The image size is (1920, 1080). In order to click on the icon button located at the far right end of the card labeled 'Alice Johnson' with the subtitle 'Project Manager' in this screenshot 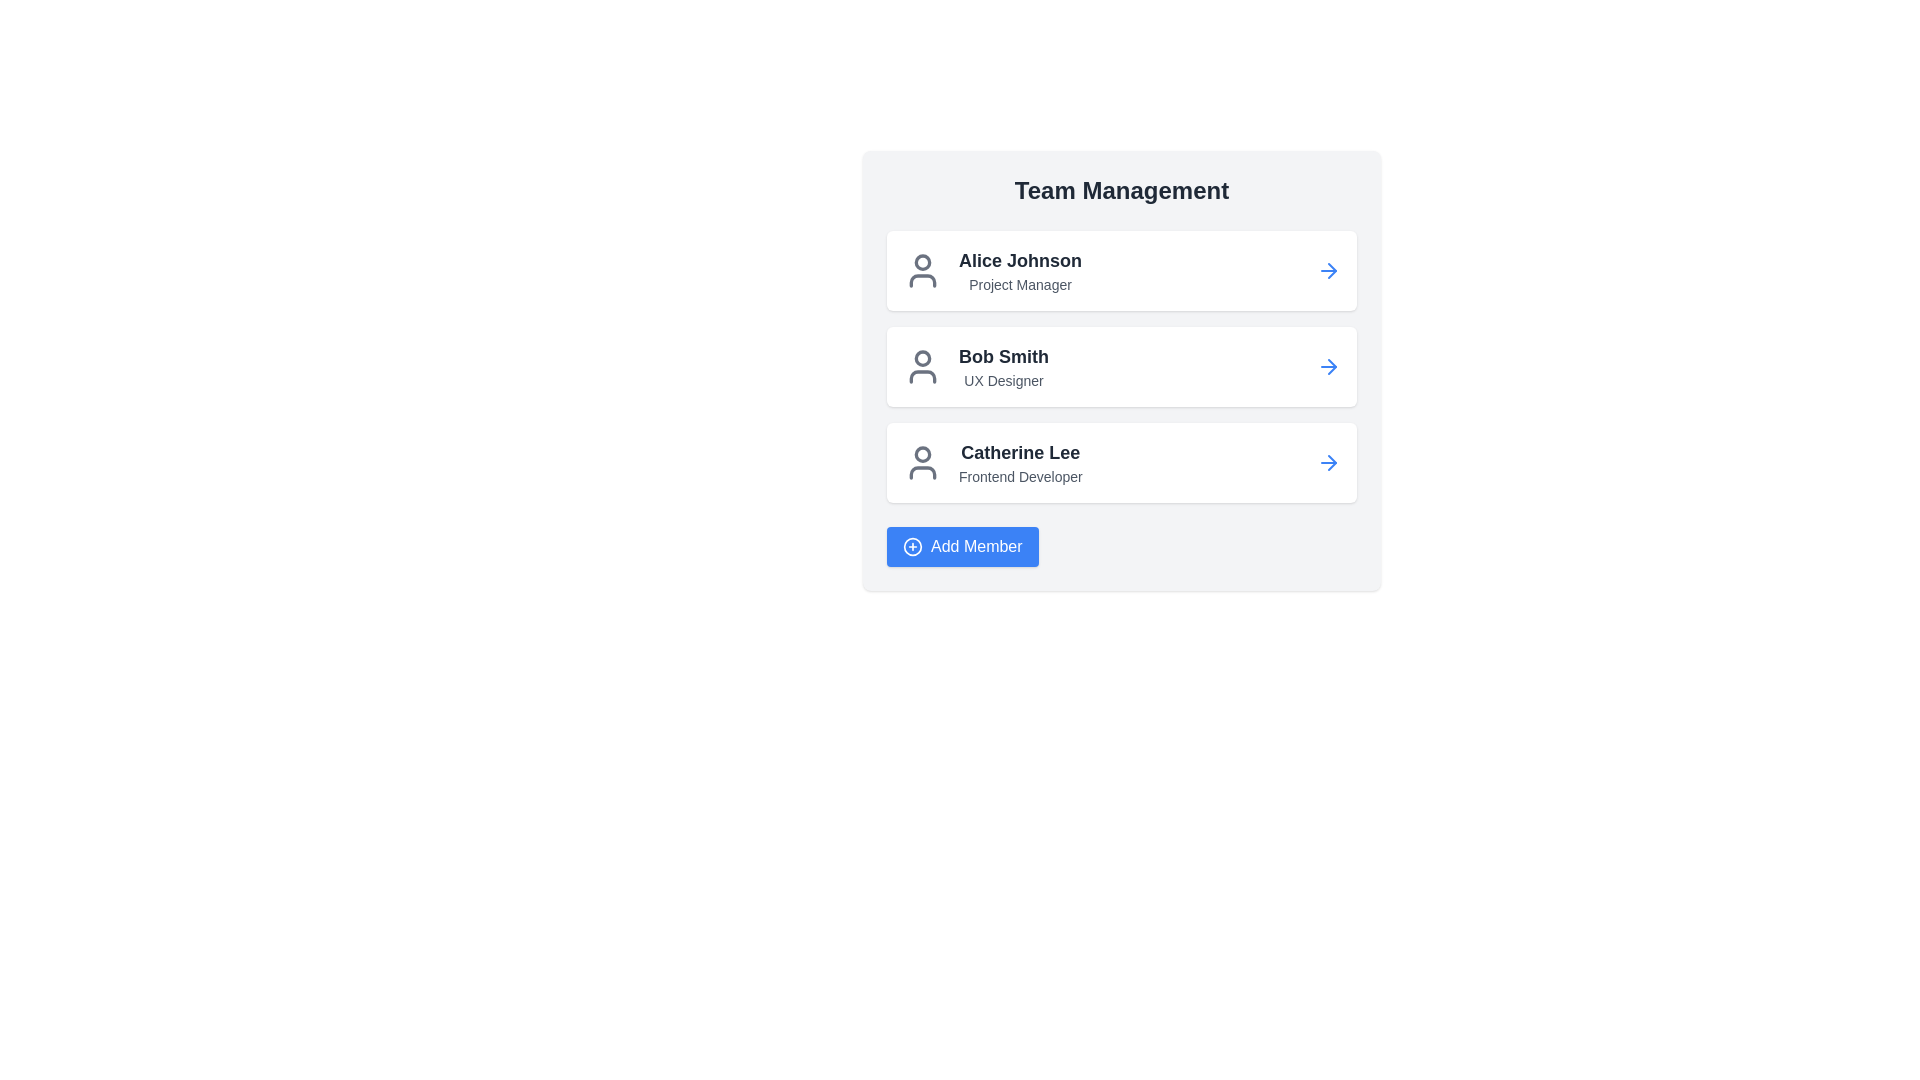, I will do `click(1329, 270)`.